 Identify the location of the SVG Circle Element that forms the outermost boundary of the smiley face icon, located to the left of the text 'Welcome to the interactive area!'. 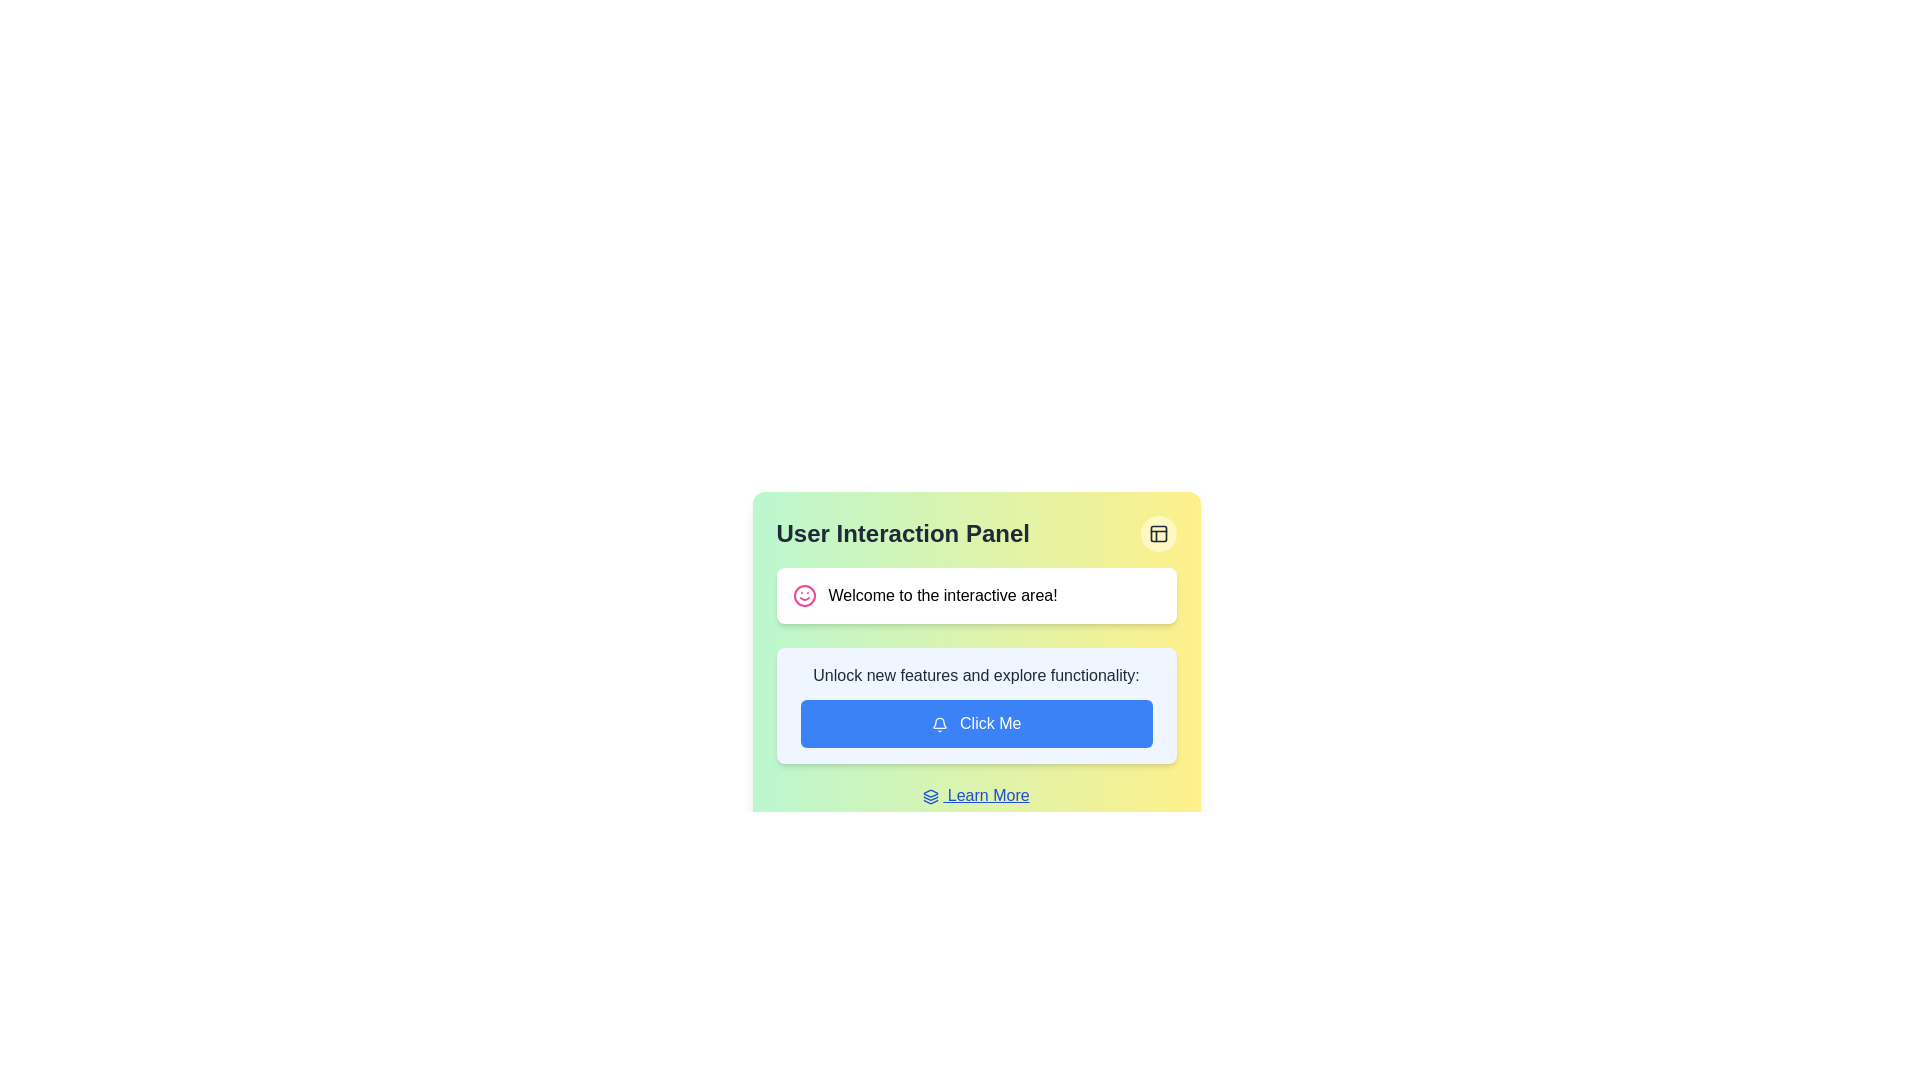
(804, 595).